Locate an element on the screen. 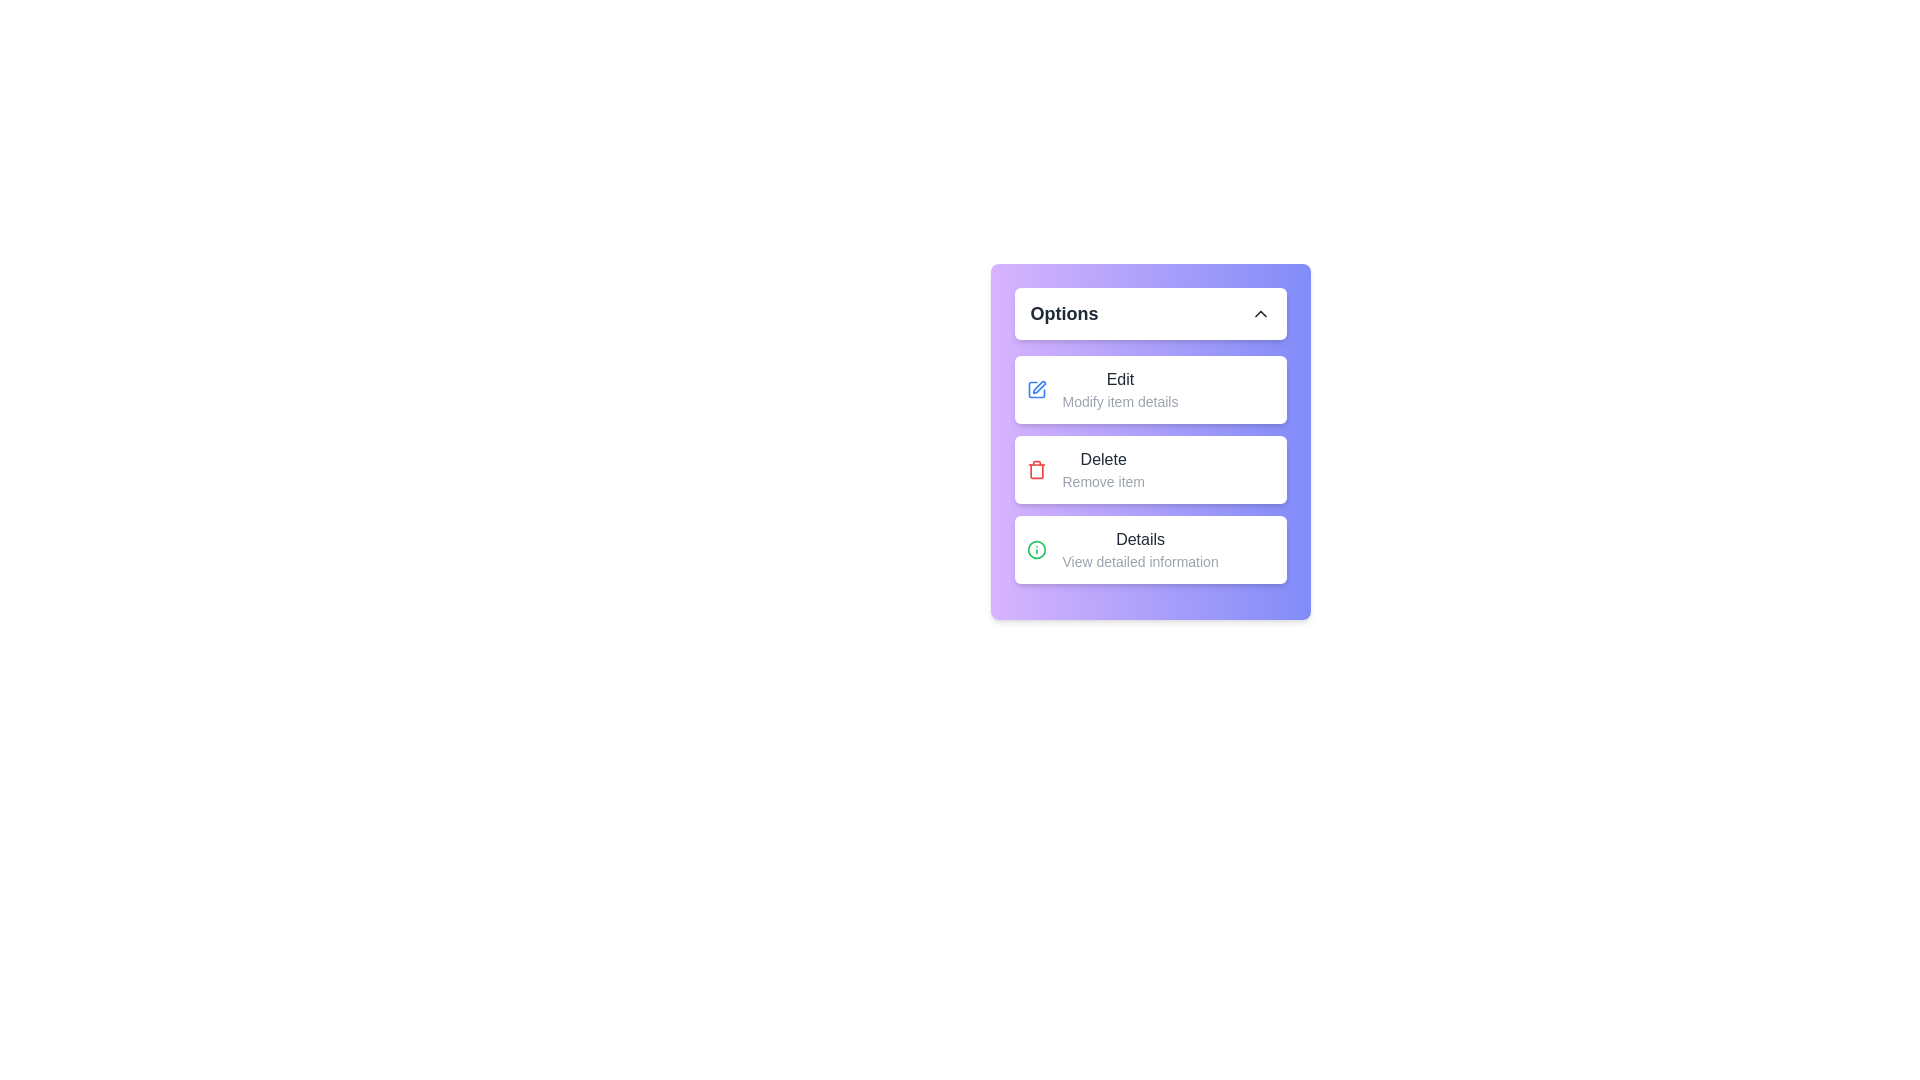 The height and width of the screenshot is (1080, 1920). the menu item Delete from the options is located at coordinates (1150, 470).